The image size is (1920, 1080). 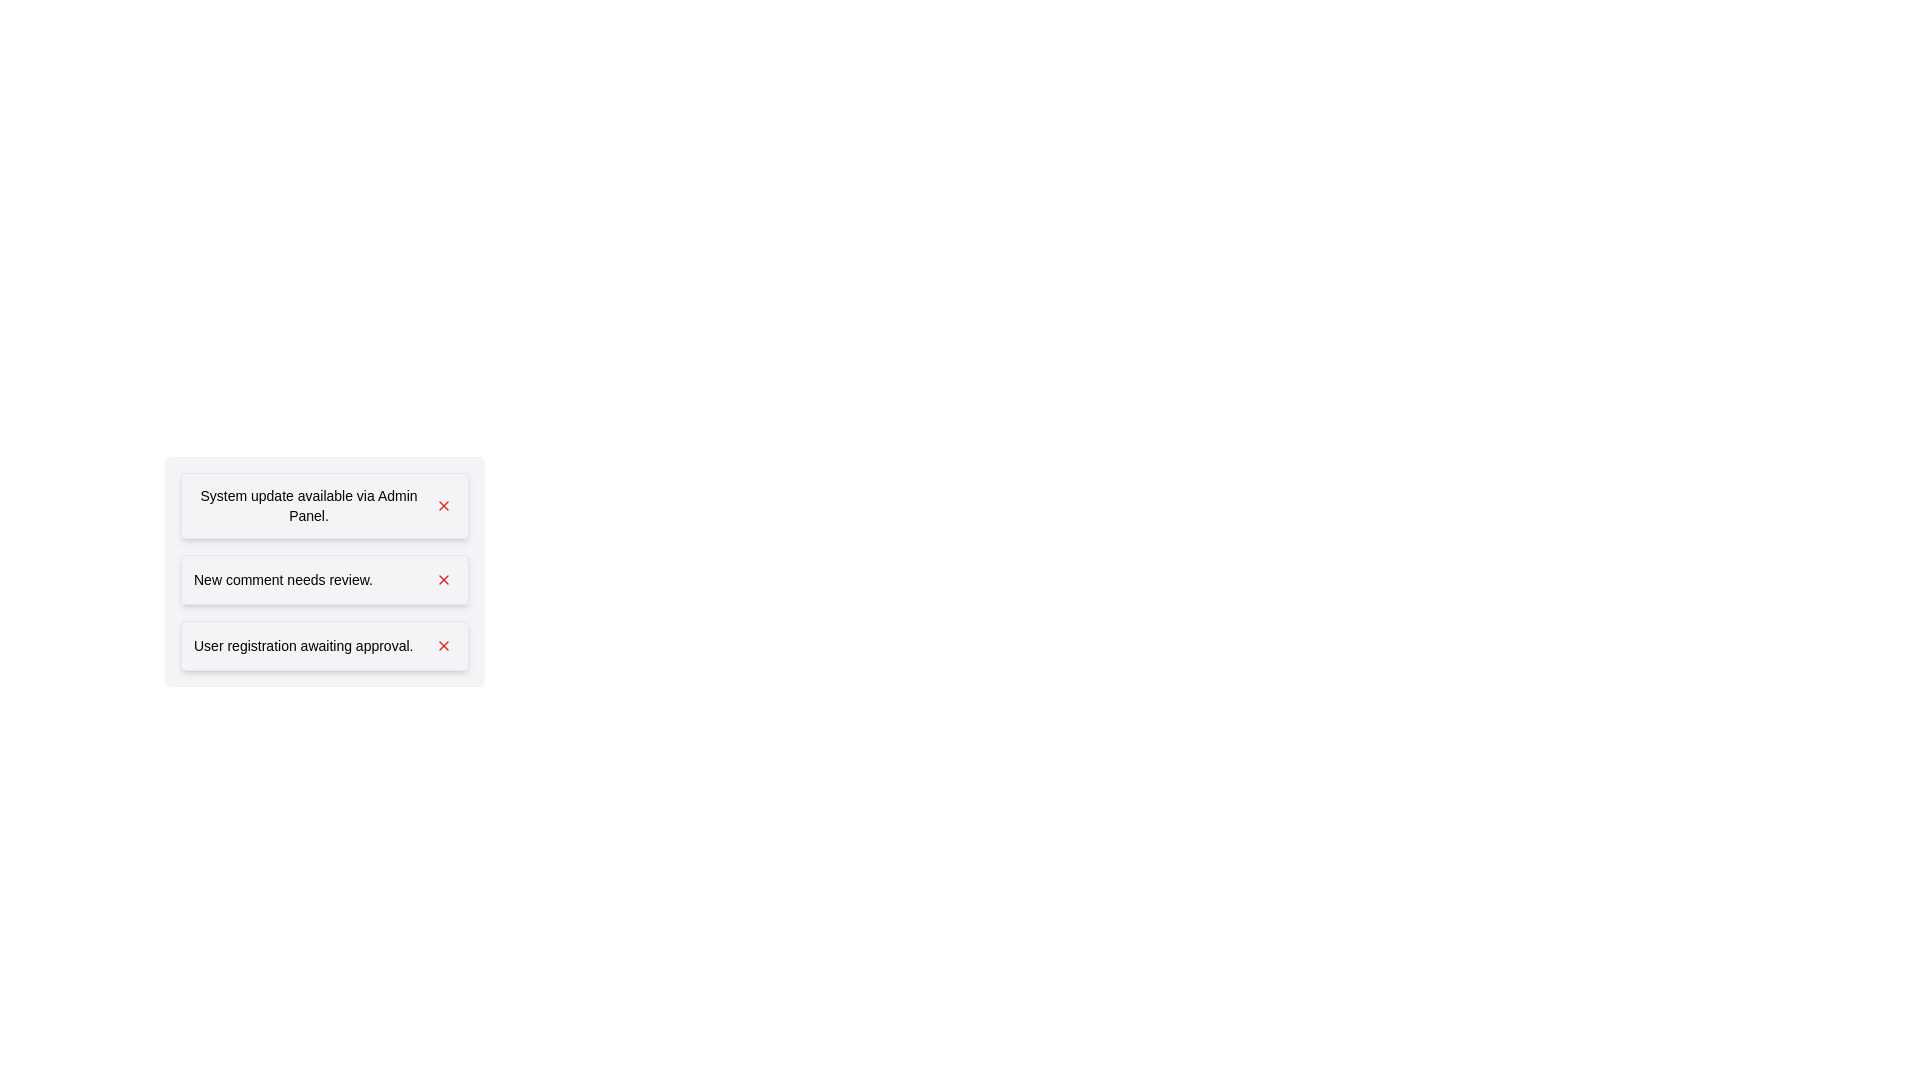 I want to click on the notification message text that informs the user about a system update available via the Admin Panel to read the full content, so click(x=307, y=504).